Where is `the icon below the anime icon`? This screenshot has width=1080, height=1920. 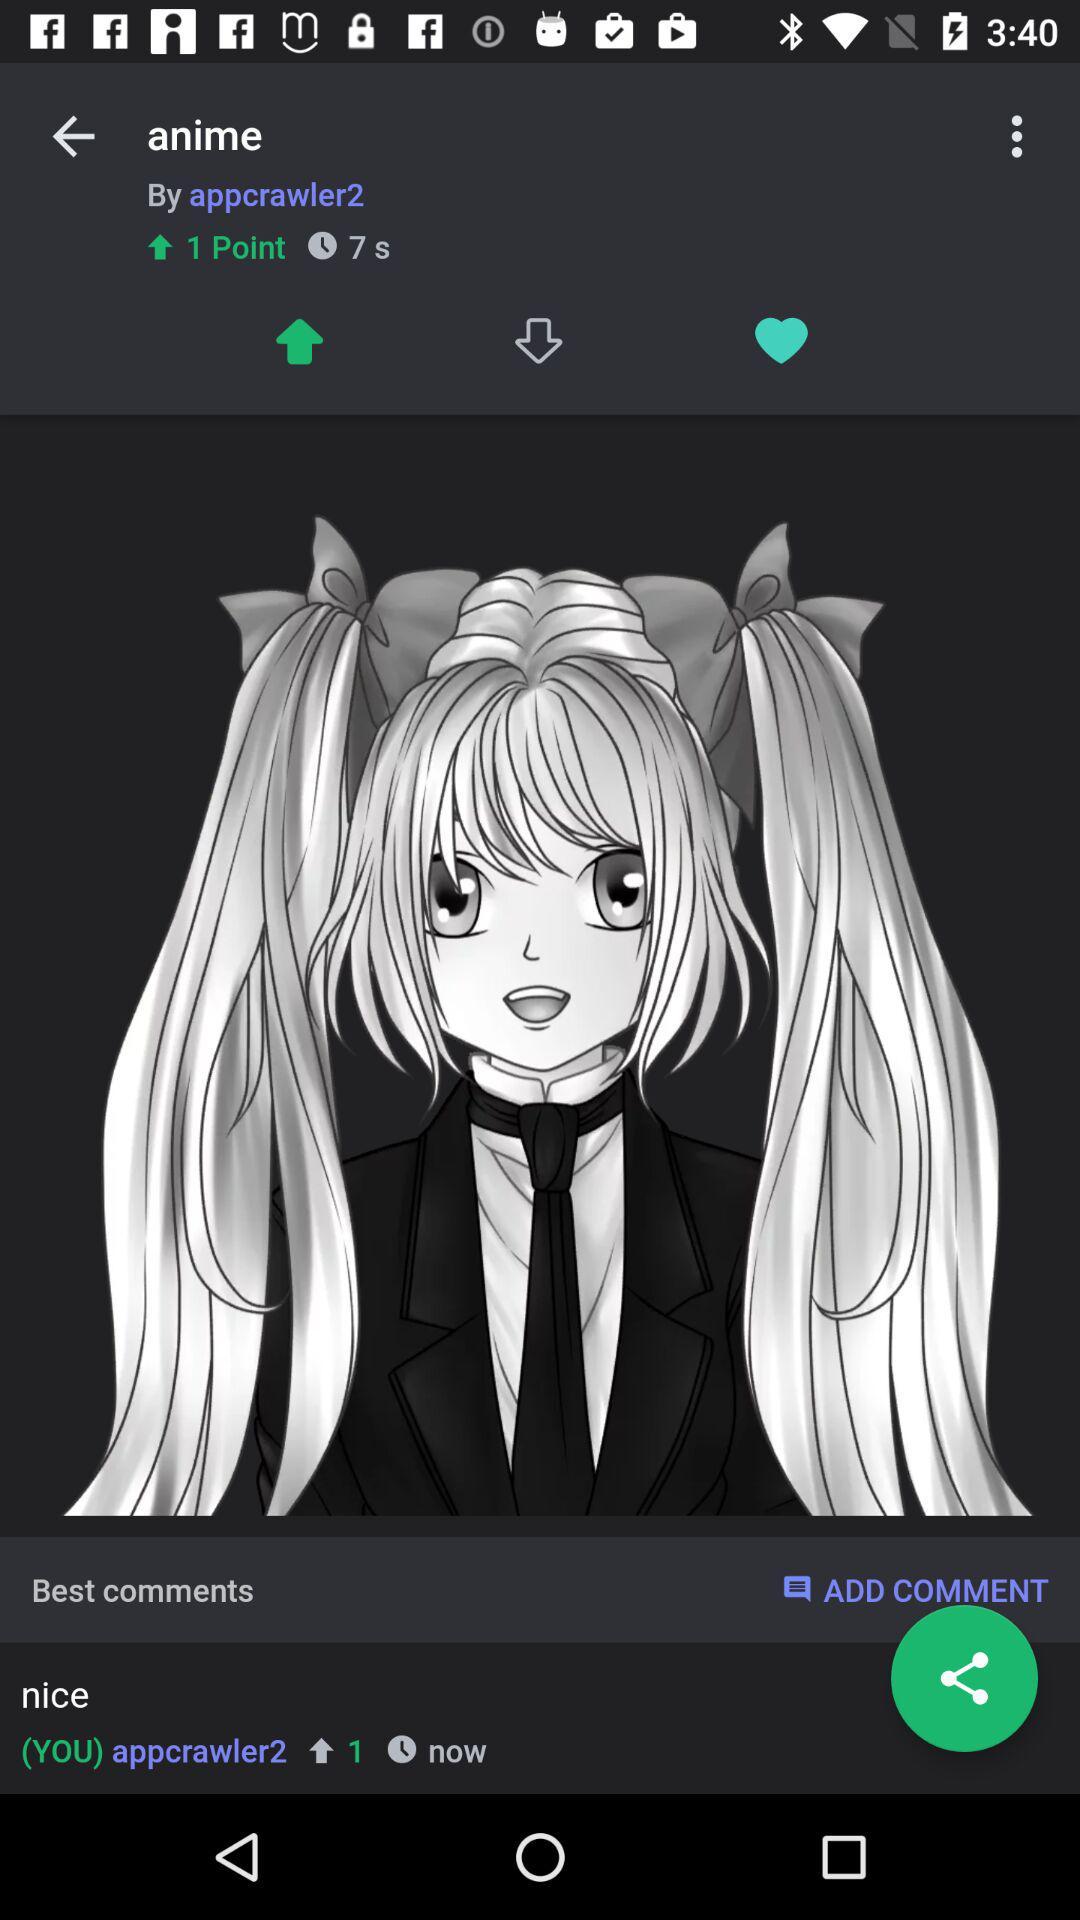
the icon below the anime icon is located at coordinates (540, 341).